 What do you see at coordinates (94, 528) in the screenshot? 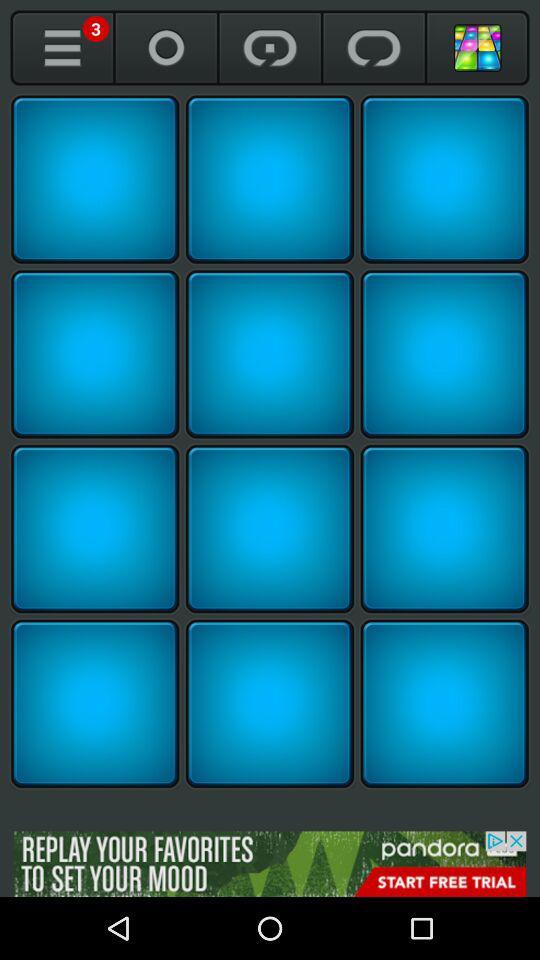
I see `square` at bounding box center [94, 528].